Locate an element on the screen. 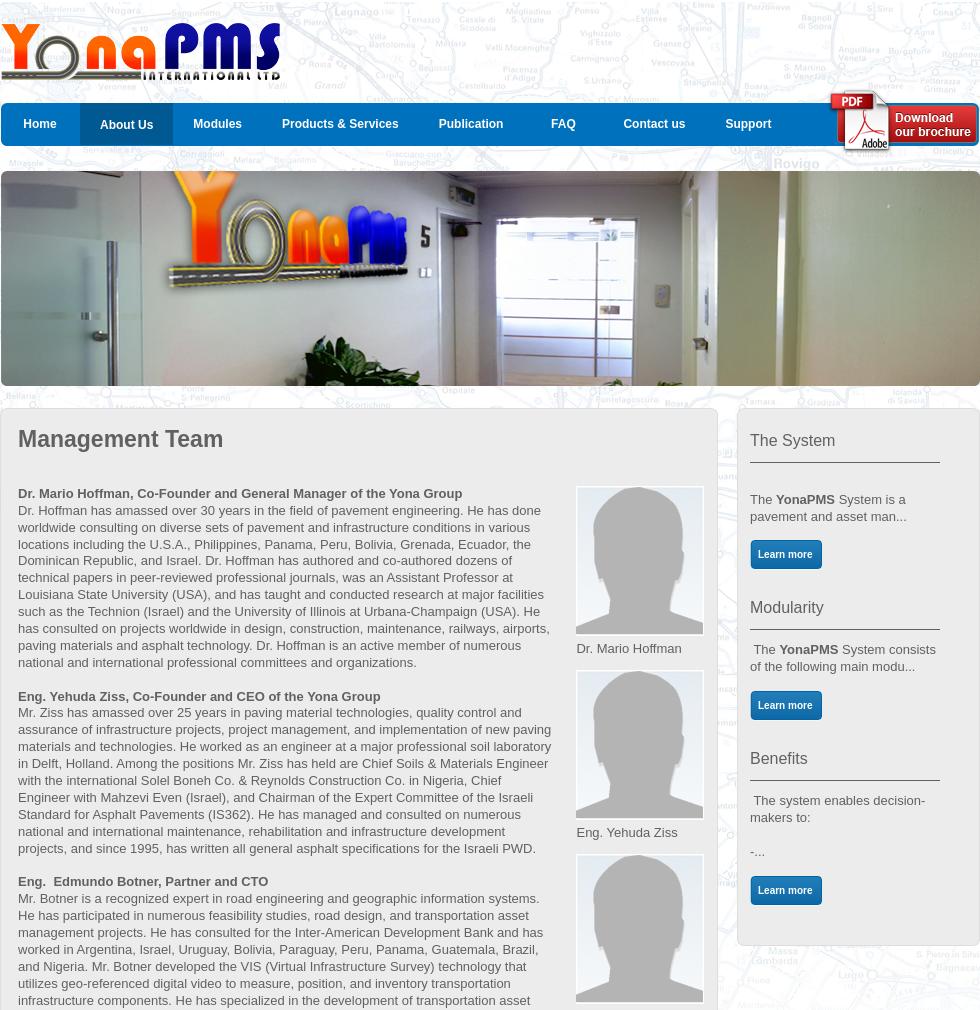 Image resolution: width=980 pixels, height=1010 pixels. 'Mr. Ziss has amassed over 25 years in paving material technologies, quality control and assurance of infrastructure projects, project management, and implementation of new paving materials and technologies. He worked as an engineer at a major professional soil laboratory in Delft, Holland. Among the positions Mr. Ziss has held are Chief Soils & Materials Engineer with the international Solel Boneh Co. & Reynolds Construction Co. in Nigeria, Chief Engineer with Mahzevi Even (Israel), and Chairman of the Expert Committee of the Israeli Standard for Asphalt Pavements (IS362). He has managed and consulted on numerous national and international maintenance, rehabilitation and infrastructure development projects, and since 1995, has written all general asphalt specifications for the Israeli PWD.' is located at coordinates (18, 780).